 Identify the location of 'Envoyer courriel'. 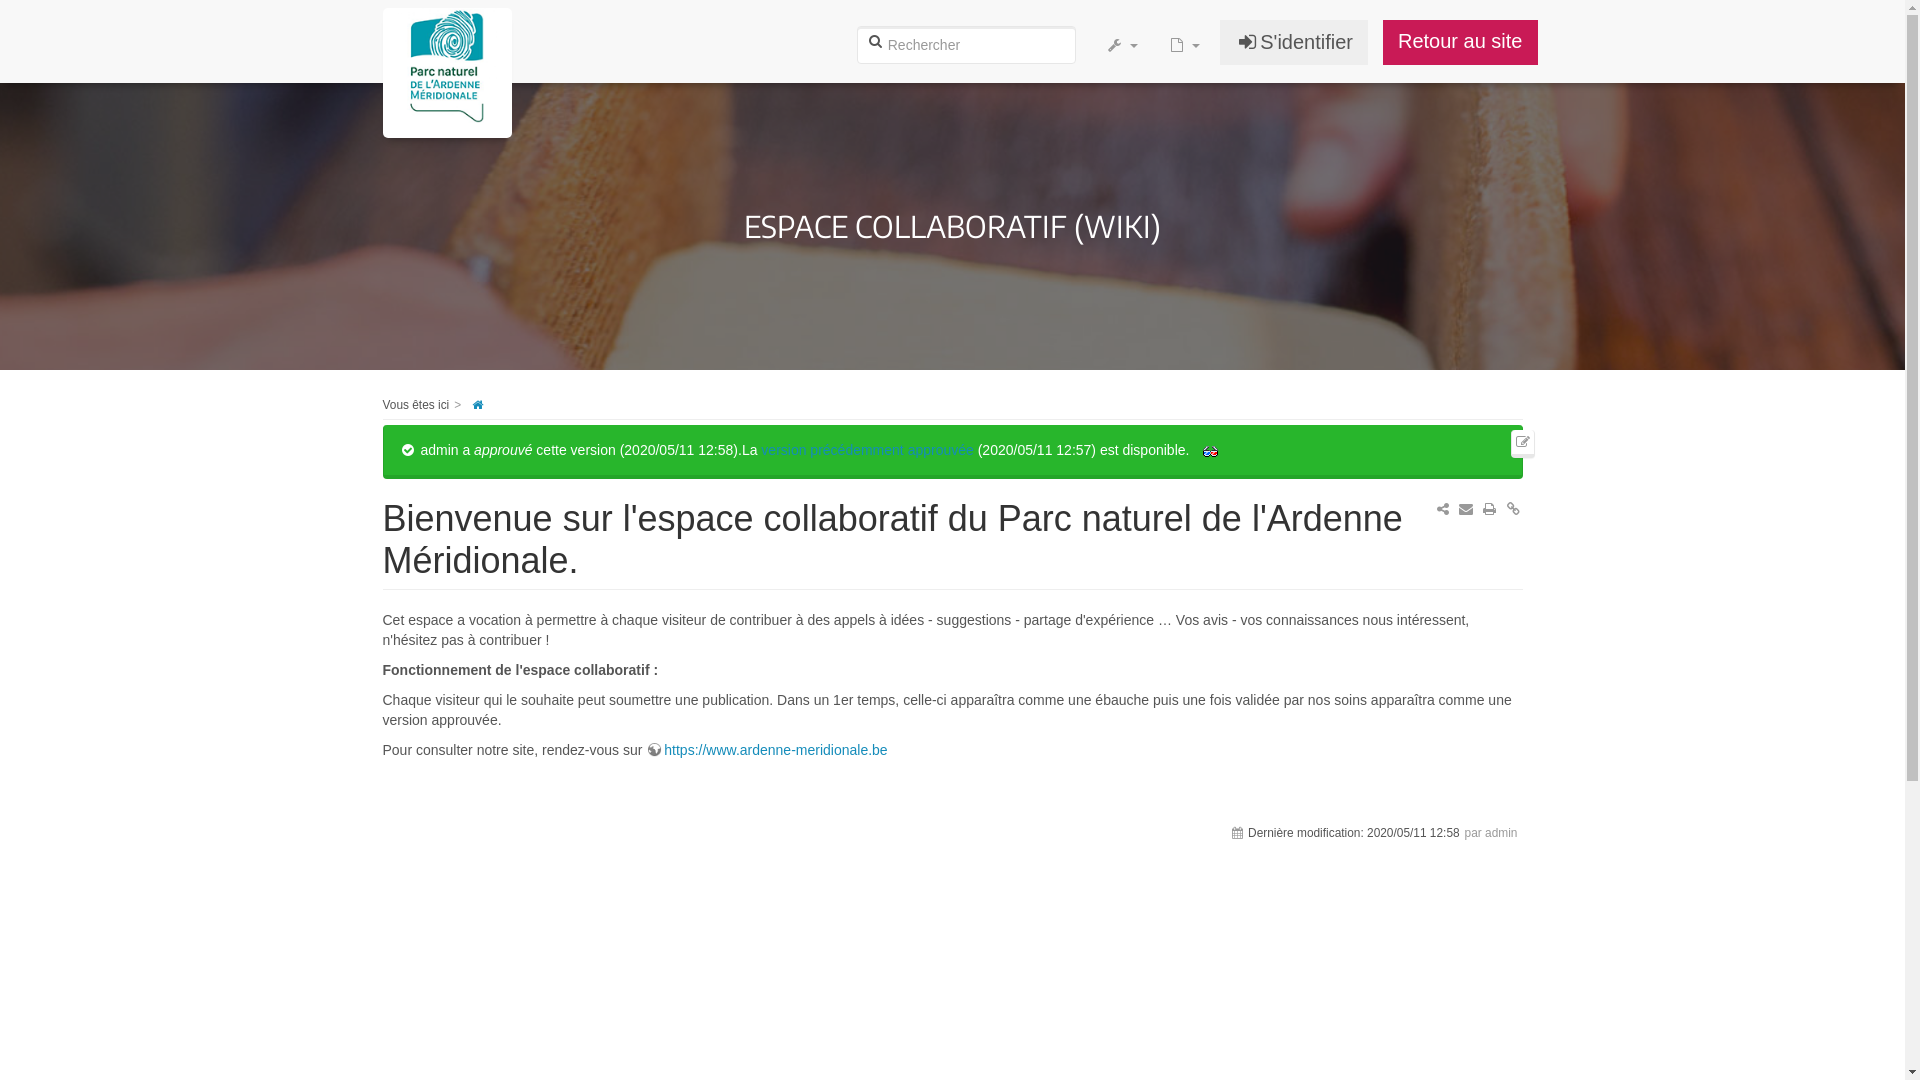
(1457, 508).